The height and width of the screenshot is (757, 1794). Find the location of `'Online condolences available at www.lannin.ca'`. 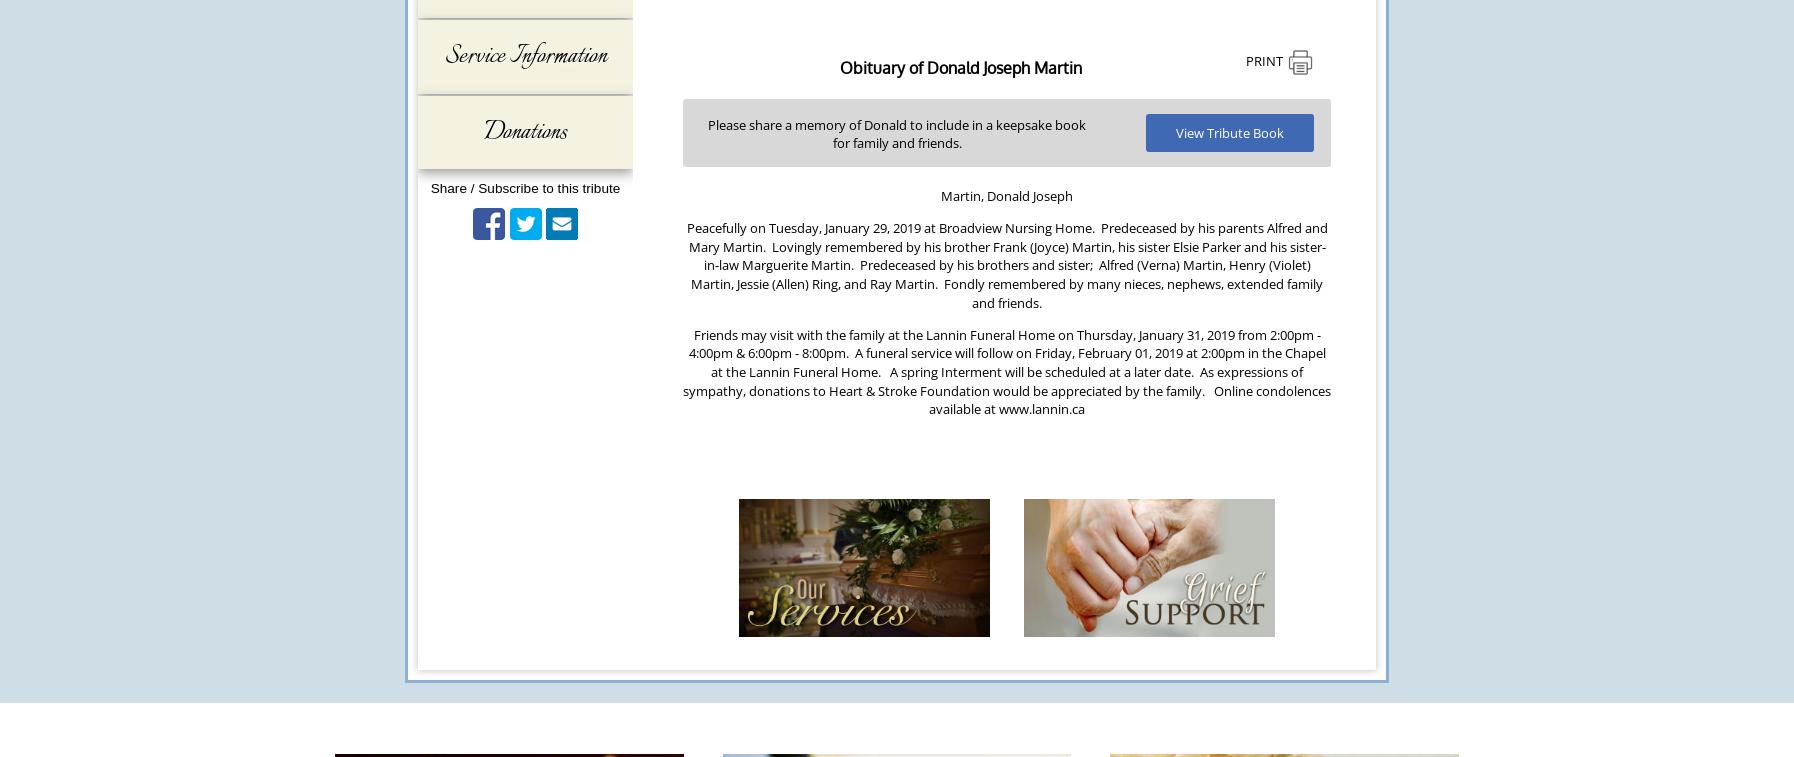

'Online condolences available at www.lannin.ca' is located at coordinates (1129, 399).